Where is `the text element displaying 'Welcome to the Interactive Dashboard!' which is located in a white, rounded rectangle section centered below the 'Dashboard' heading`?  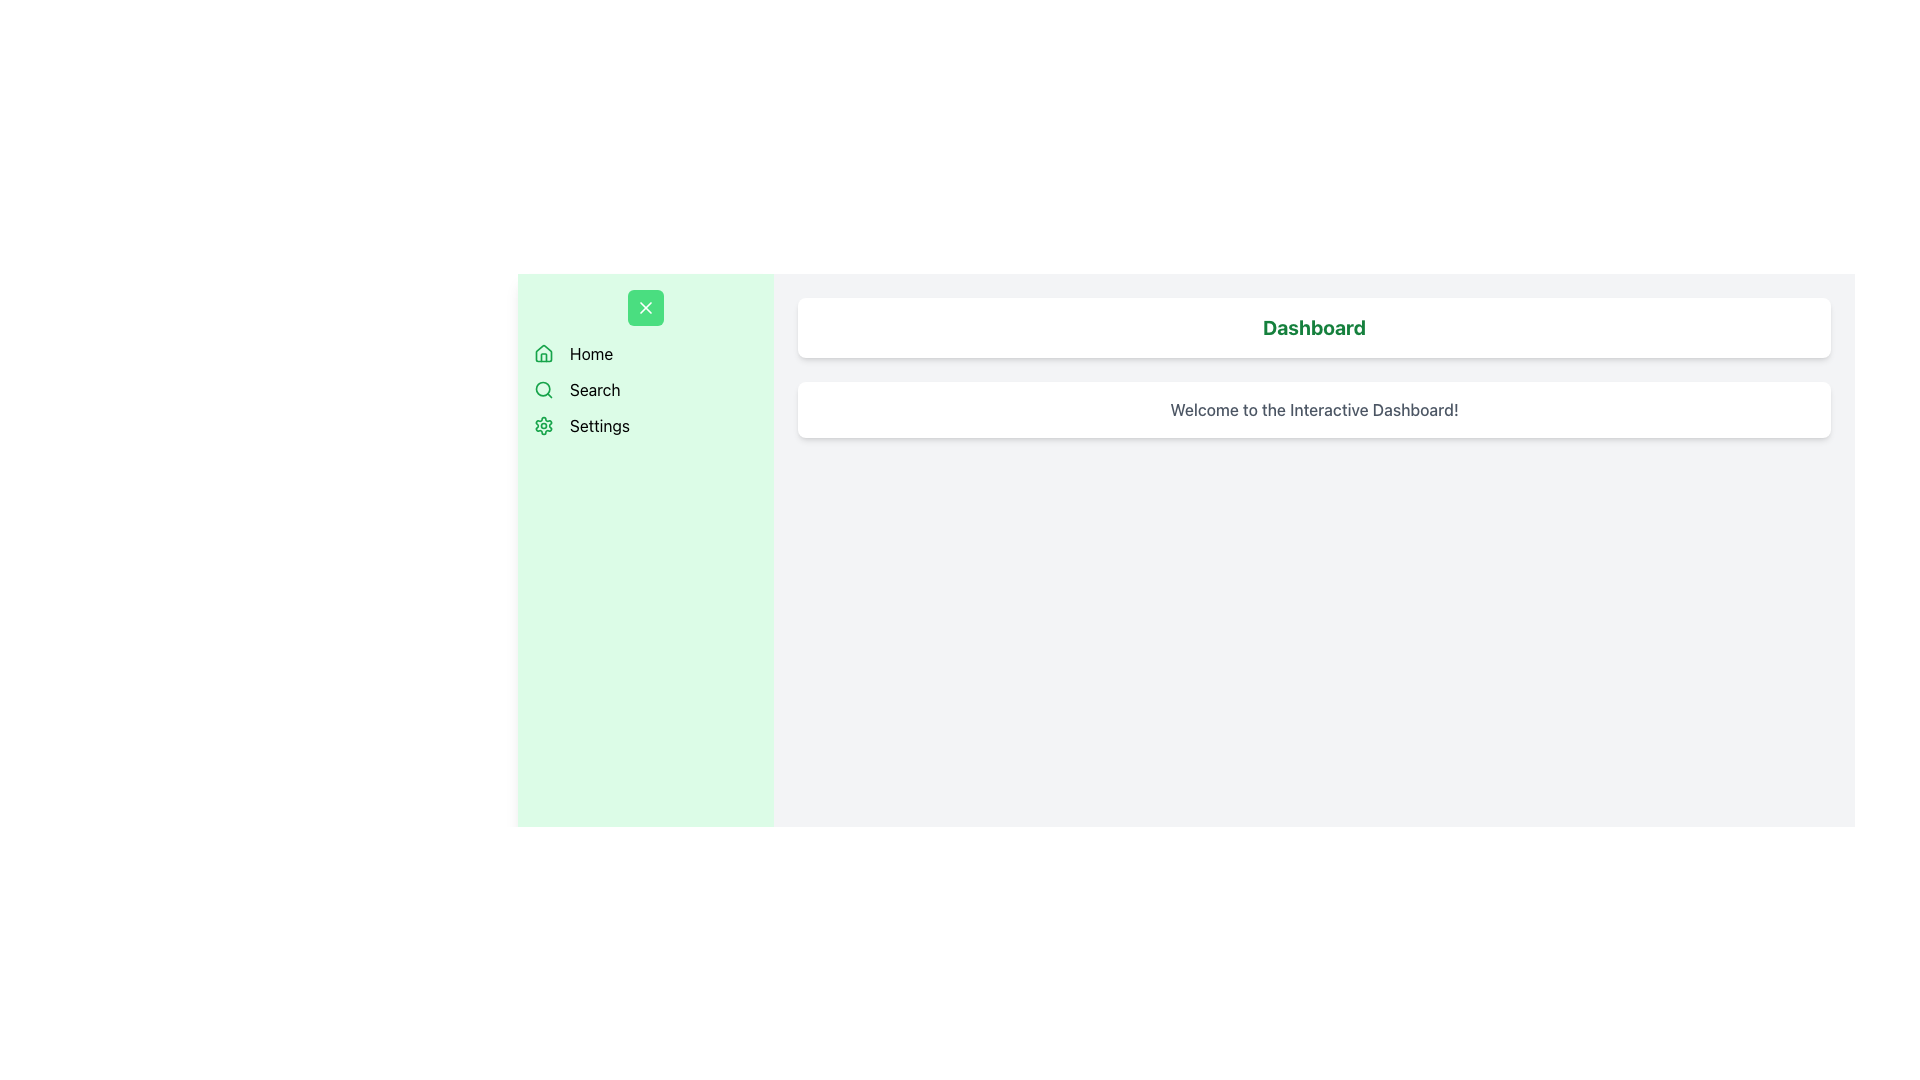
the text element displaying 'Welcome to the Interactive Dashboard!' which is located in a white, rounded rectangle section centered below the 'Dashboard' heading is located at coordinates (1314, 408).